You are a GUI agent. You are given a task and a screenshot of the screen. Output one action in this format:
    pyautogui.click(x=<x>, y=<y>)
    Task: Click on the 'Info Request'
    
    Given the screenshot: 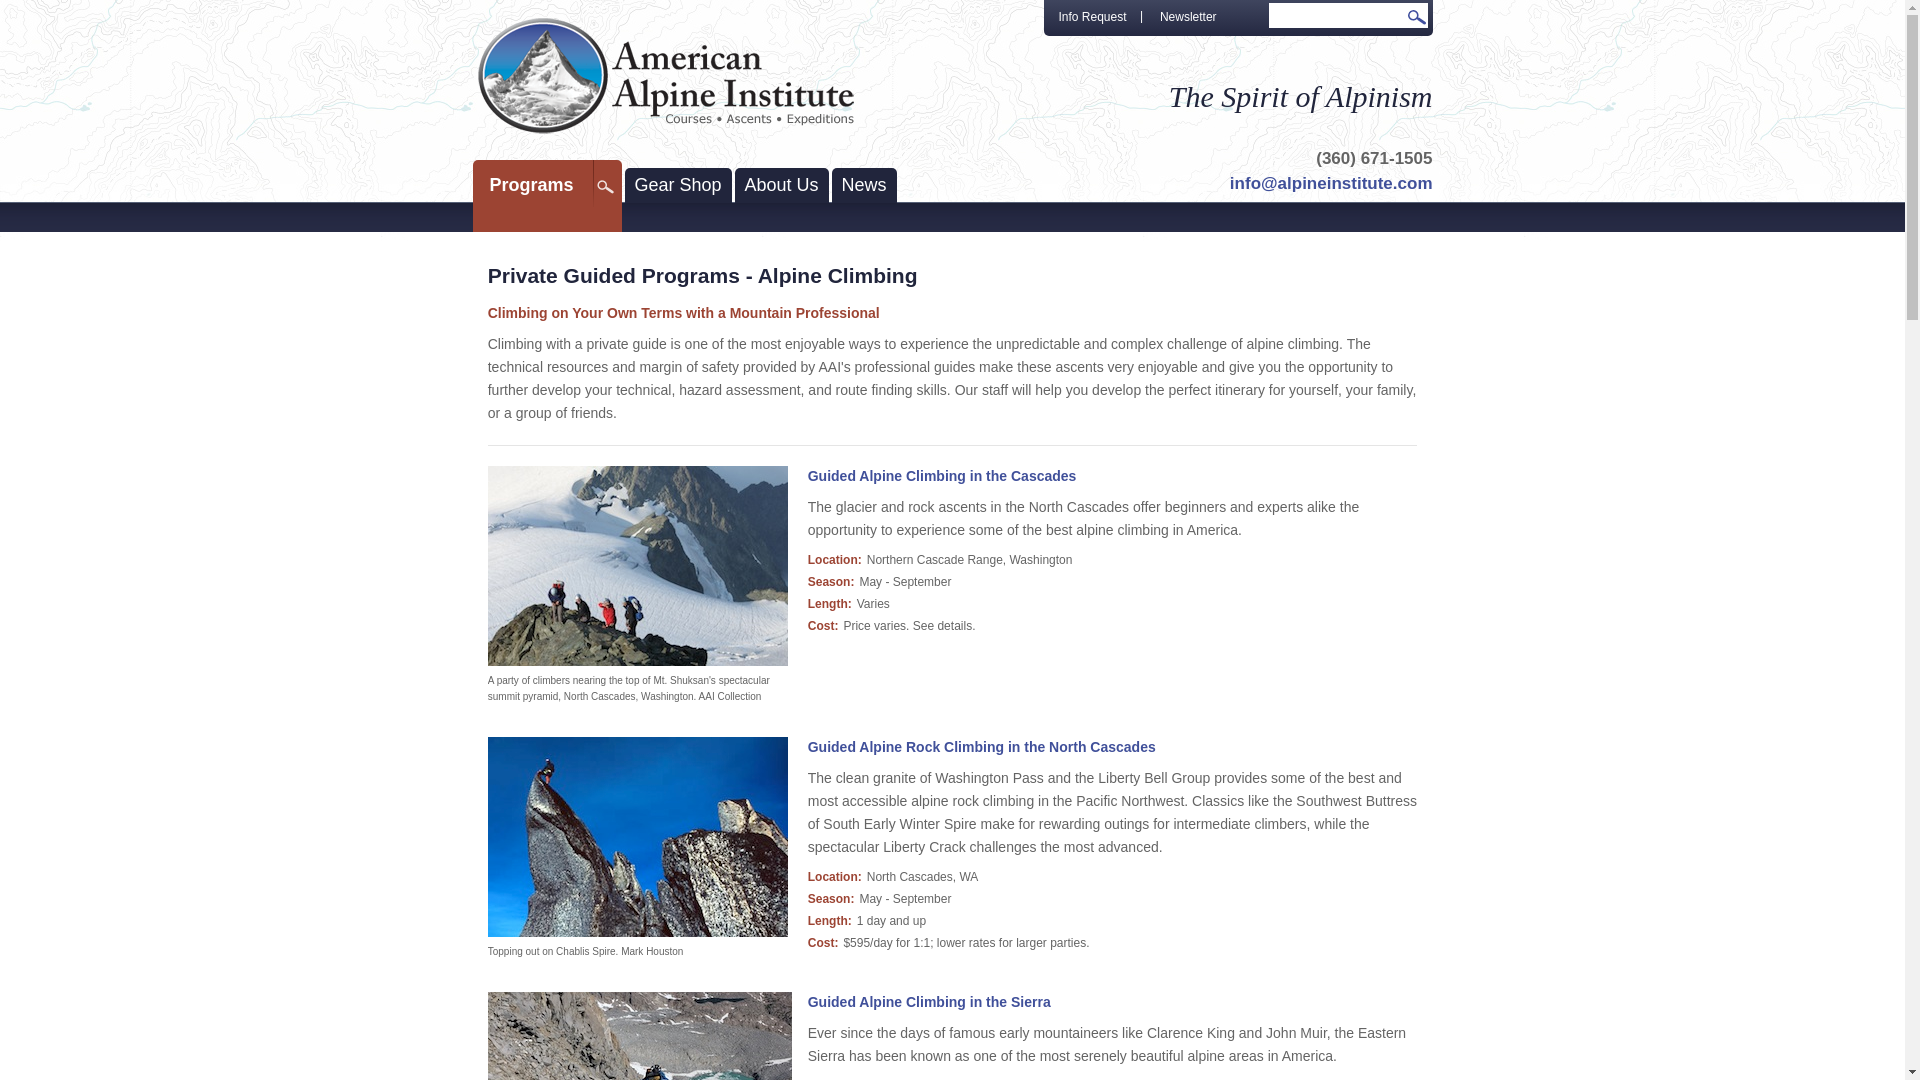 What is the action you would take?
    pyautogui.click(x=1092, y=19)
    